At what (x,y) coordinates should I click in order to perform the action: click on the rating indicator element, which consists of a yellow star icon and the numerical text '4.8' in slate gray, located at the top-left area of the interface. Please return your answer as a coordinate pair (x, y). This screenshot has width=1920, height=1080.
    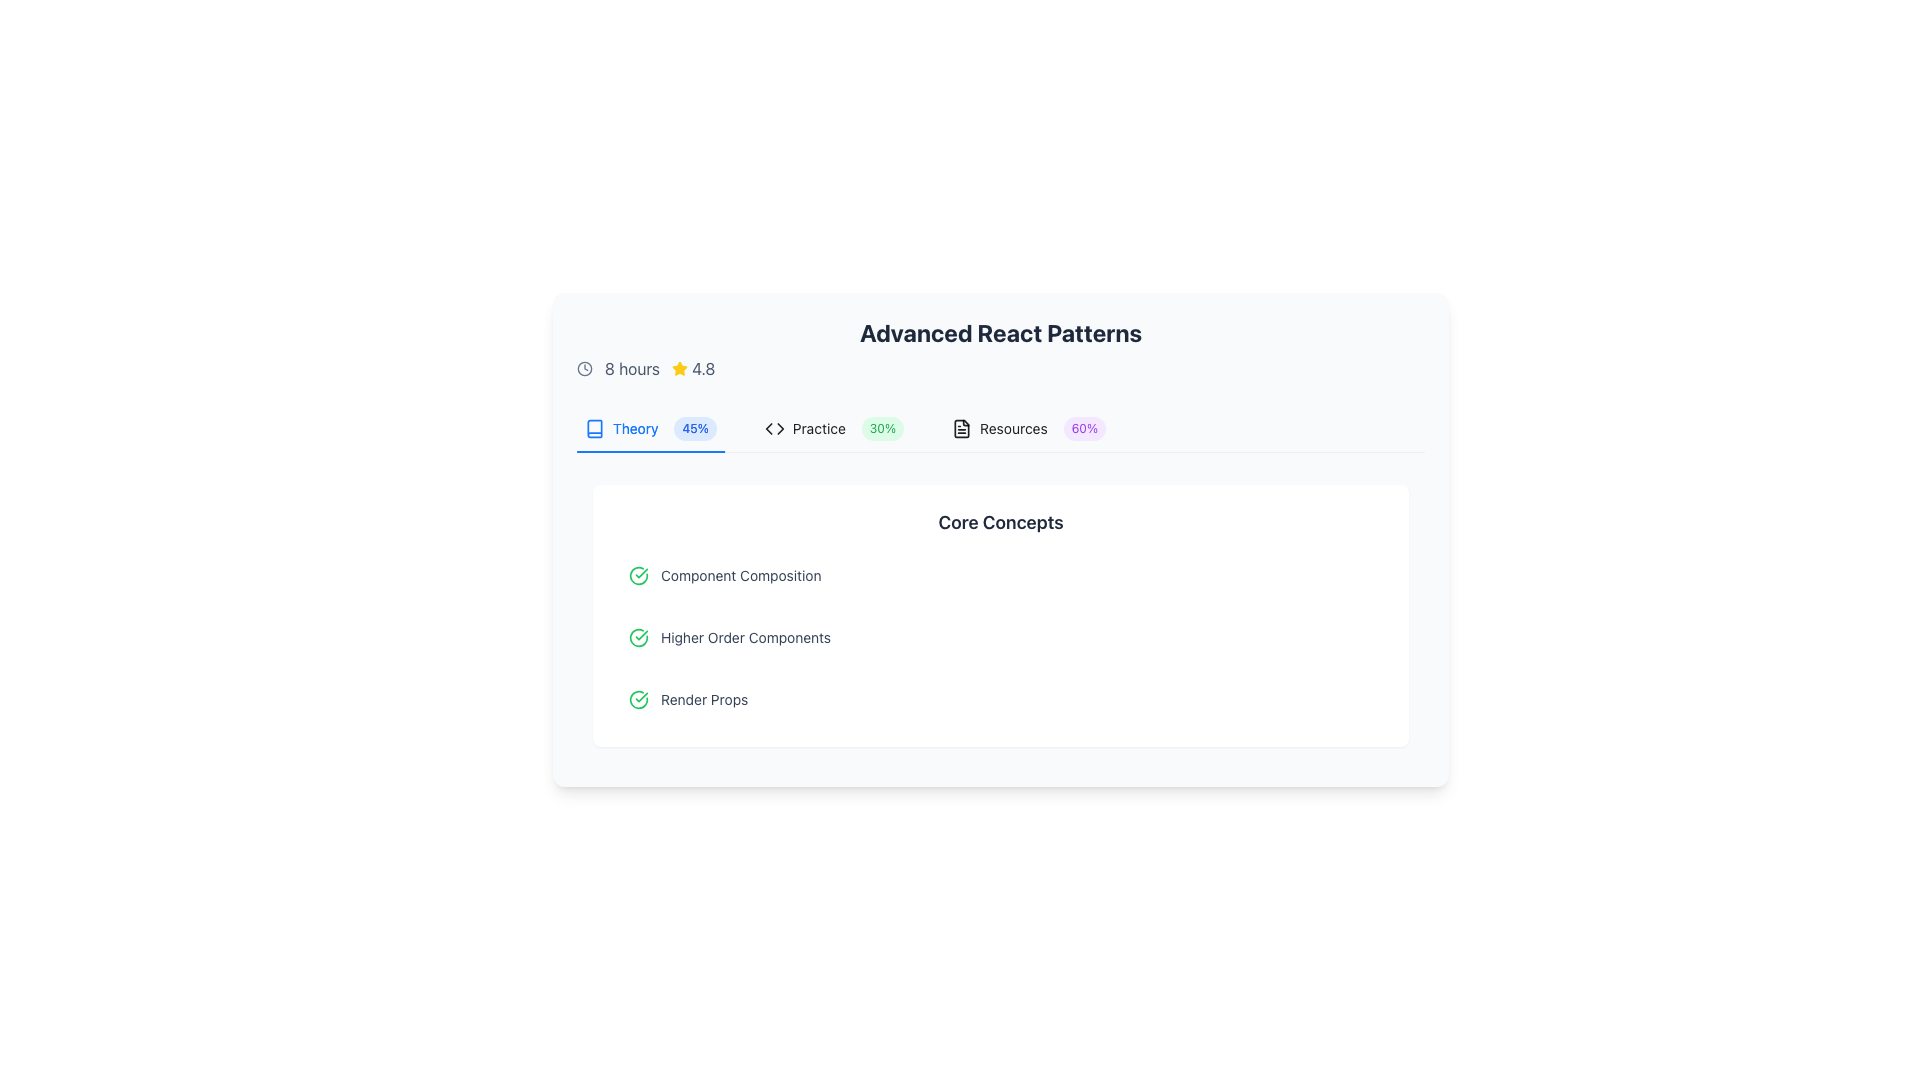
    Looking at the image, I should click on (693, 369).